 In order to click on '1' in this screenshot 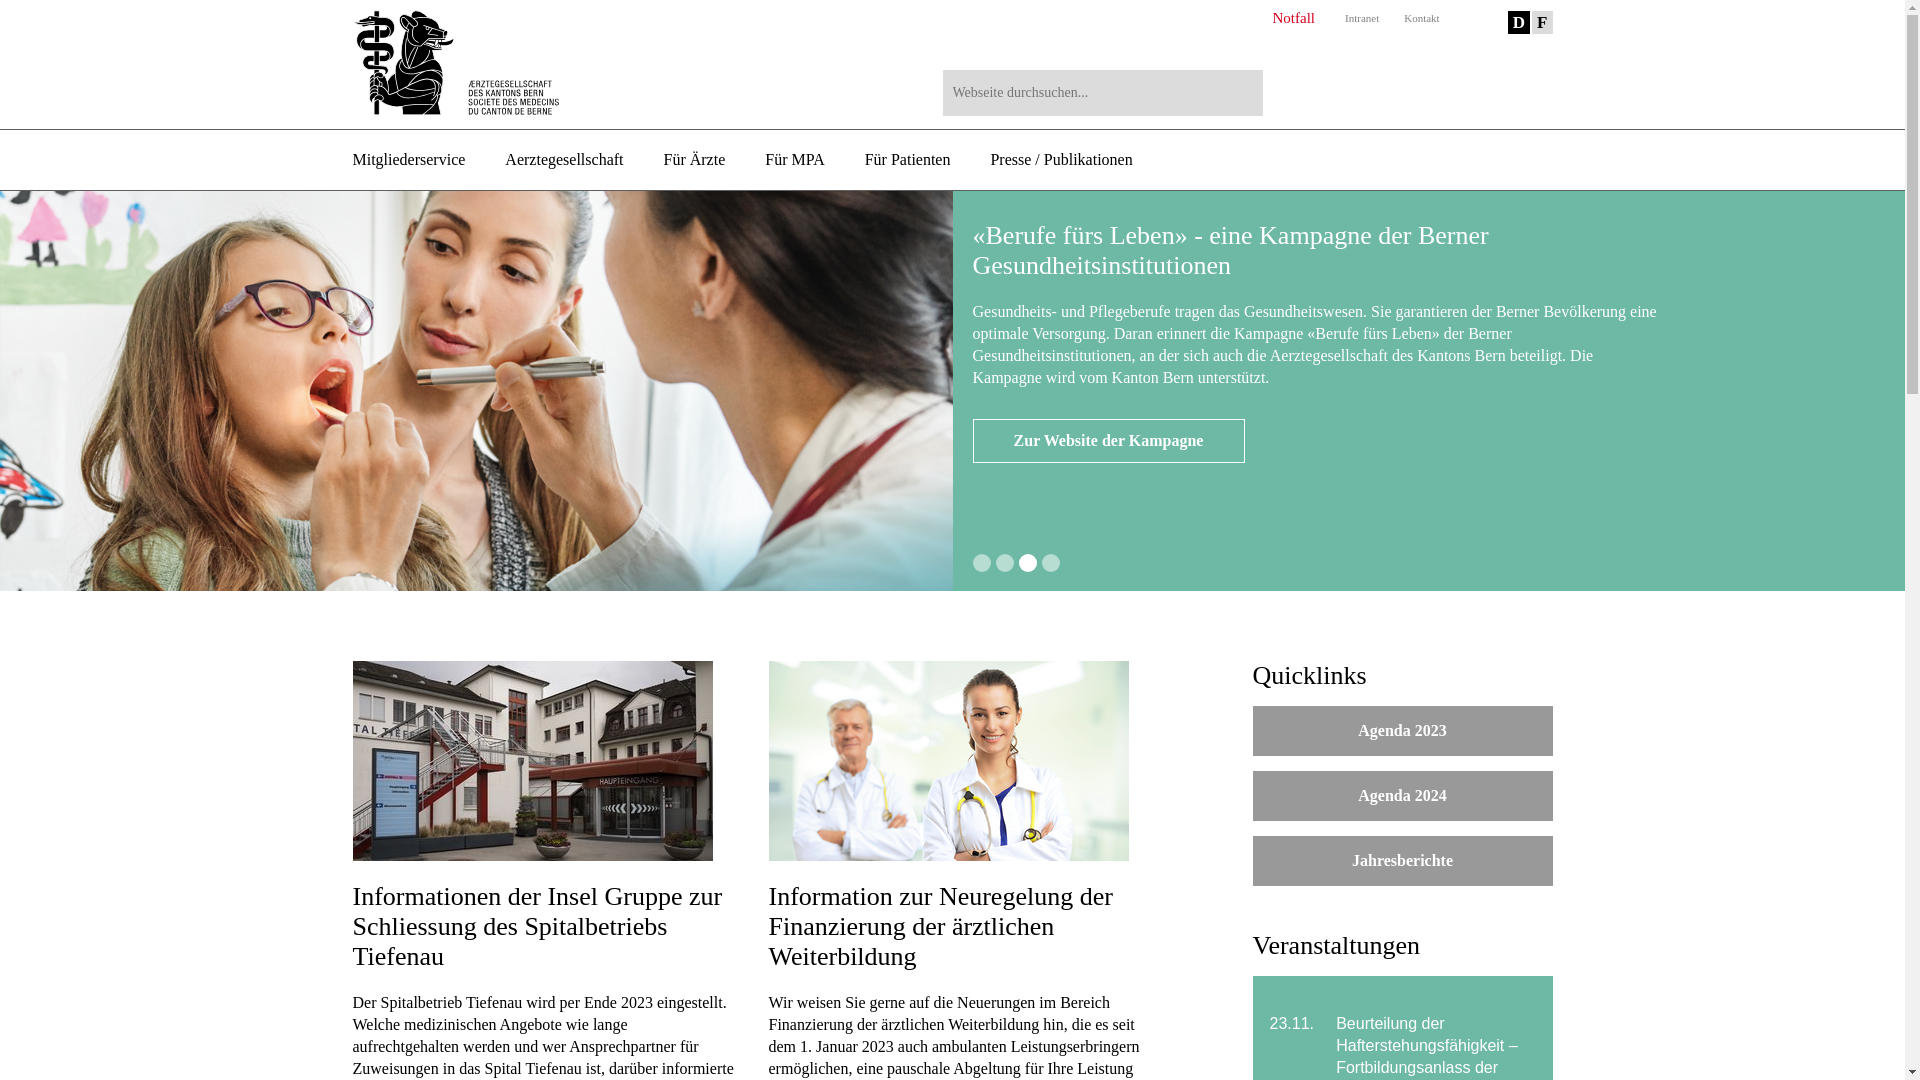, I will do `click(980, 563)`.